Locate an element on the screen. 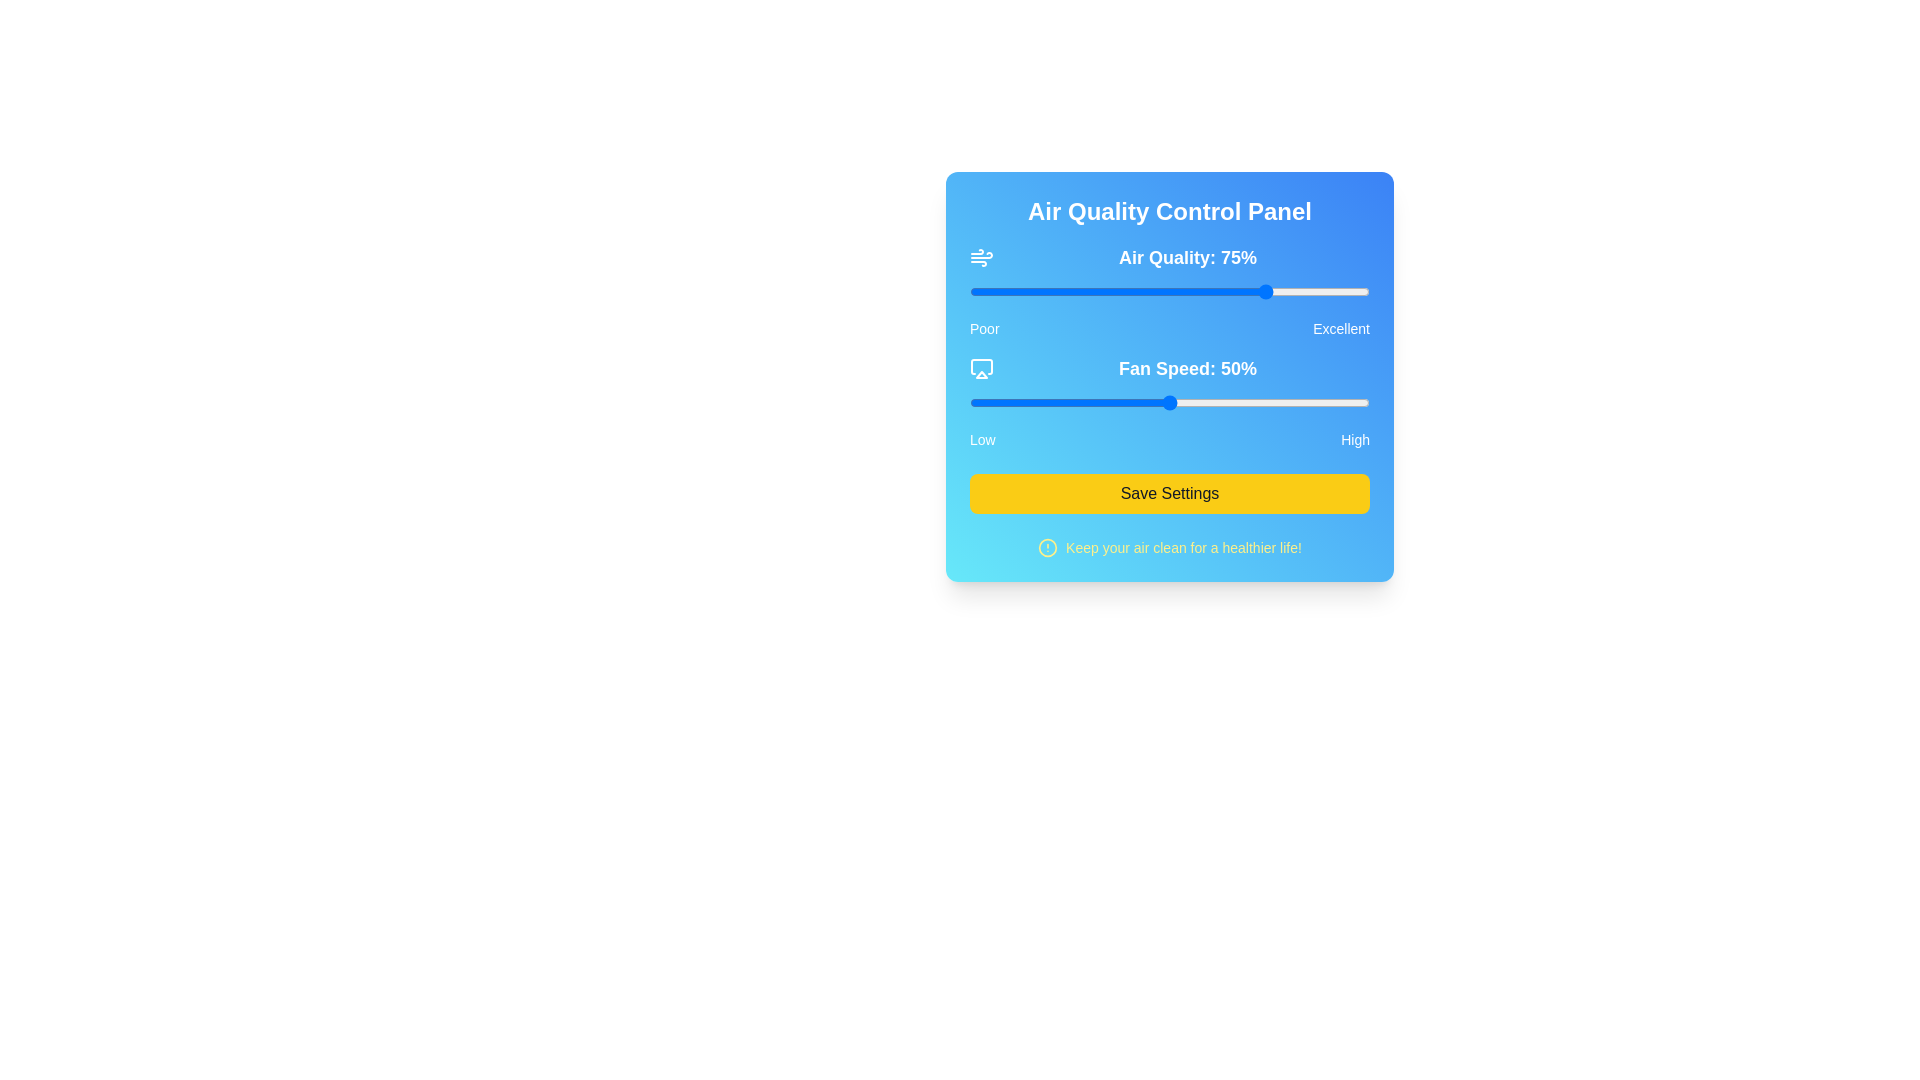  the air or wind icon with a thin outline, which is white against a blue background, located to the left of the 'Air Quality: 75%' text in the Air Quality Control Panel is located at coordinates (982, 257).